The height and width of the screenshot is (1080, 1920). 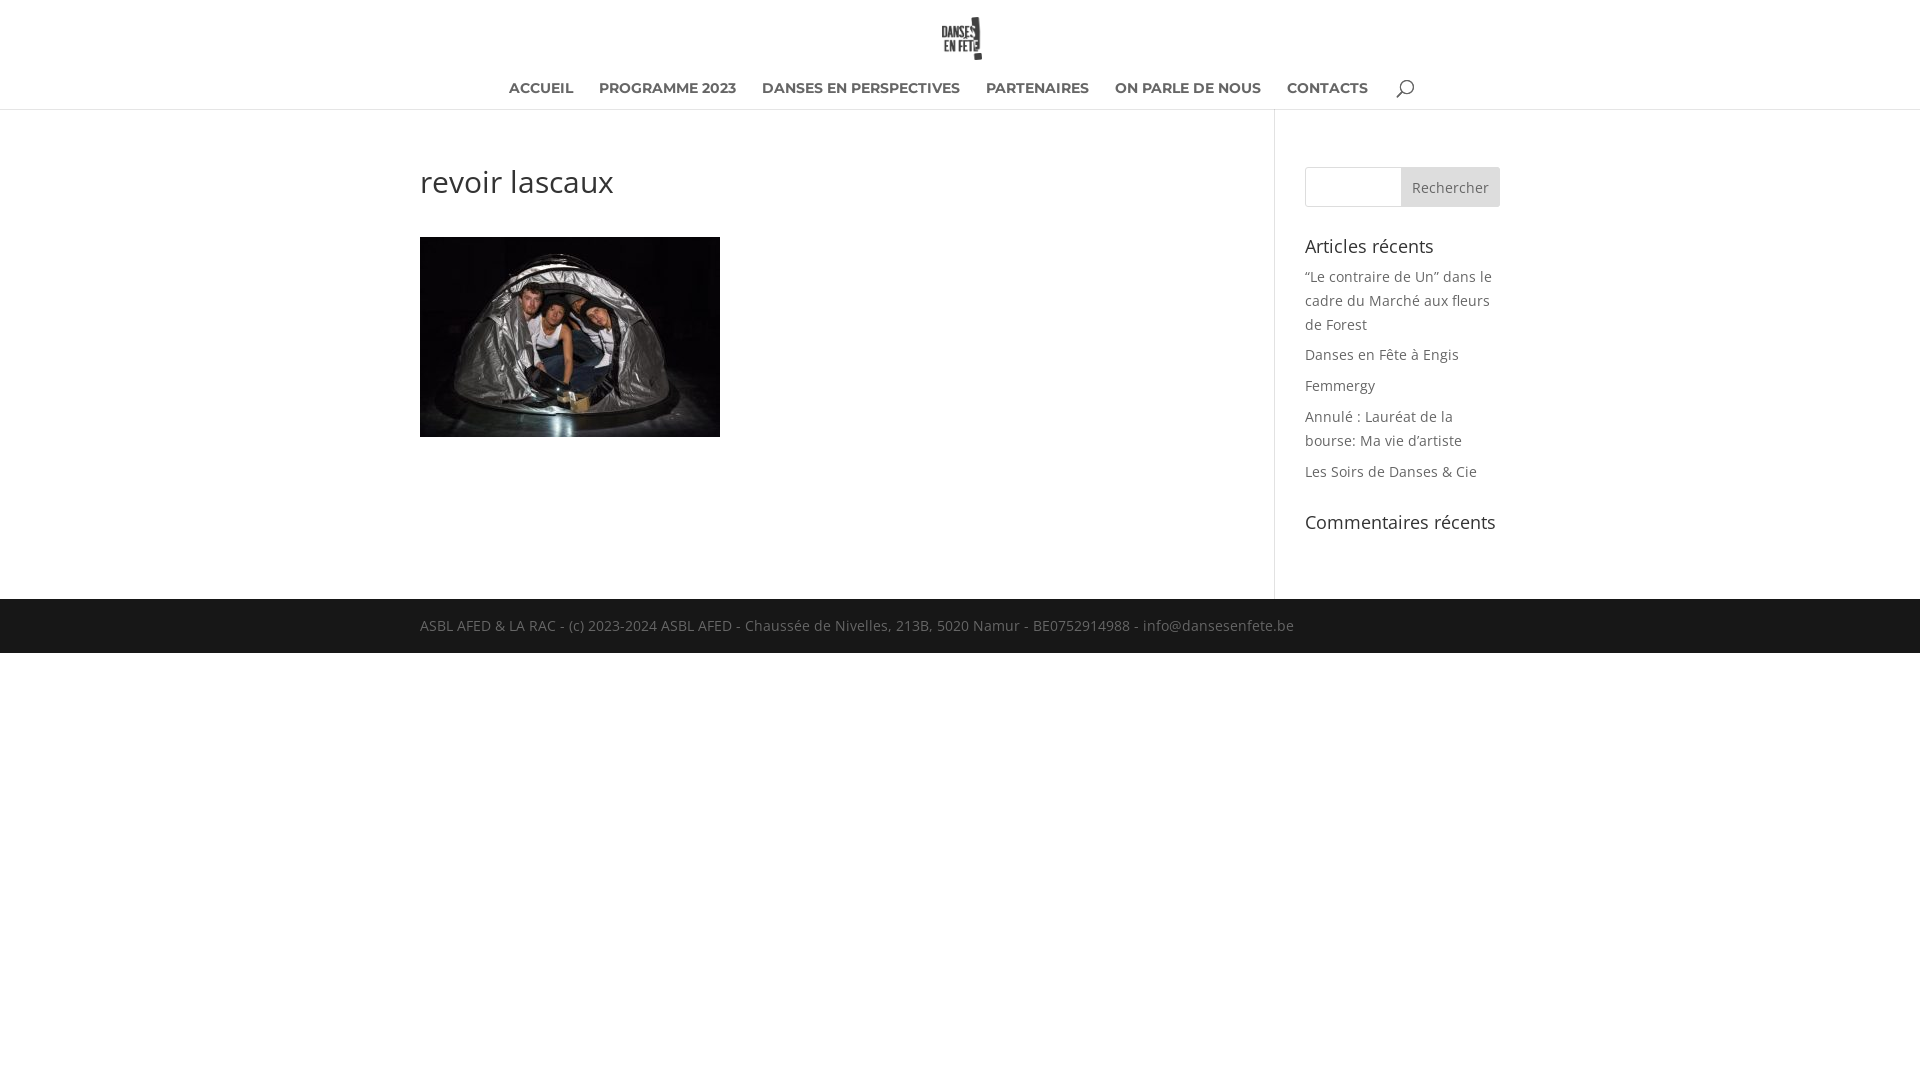 I want to click on 'Les Soirs de Danses & Cie', so click(x=1390, y=471).